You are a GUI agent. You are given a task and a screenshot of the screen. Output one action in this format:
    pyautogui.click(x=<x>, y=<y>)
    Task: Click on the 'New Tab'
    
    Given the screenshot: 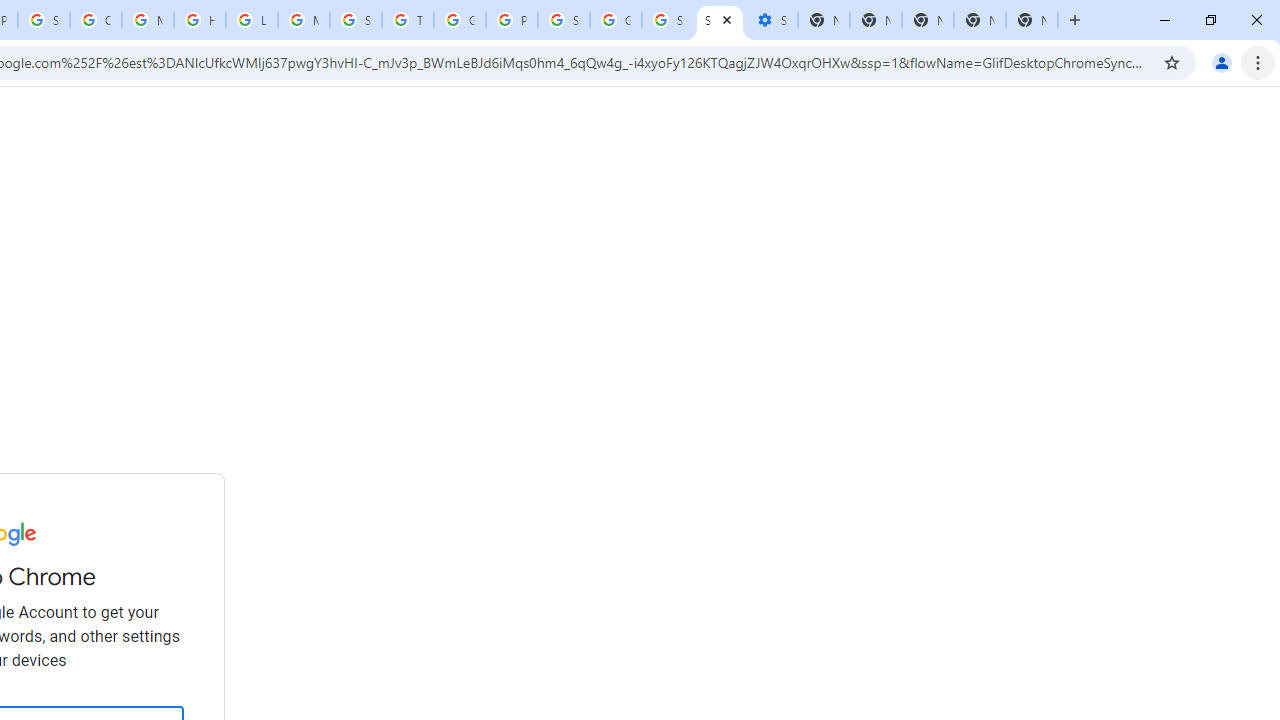 What is the action you would take?
    pyautogui.click(x=1032, y=20)
    